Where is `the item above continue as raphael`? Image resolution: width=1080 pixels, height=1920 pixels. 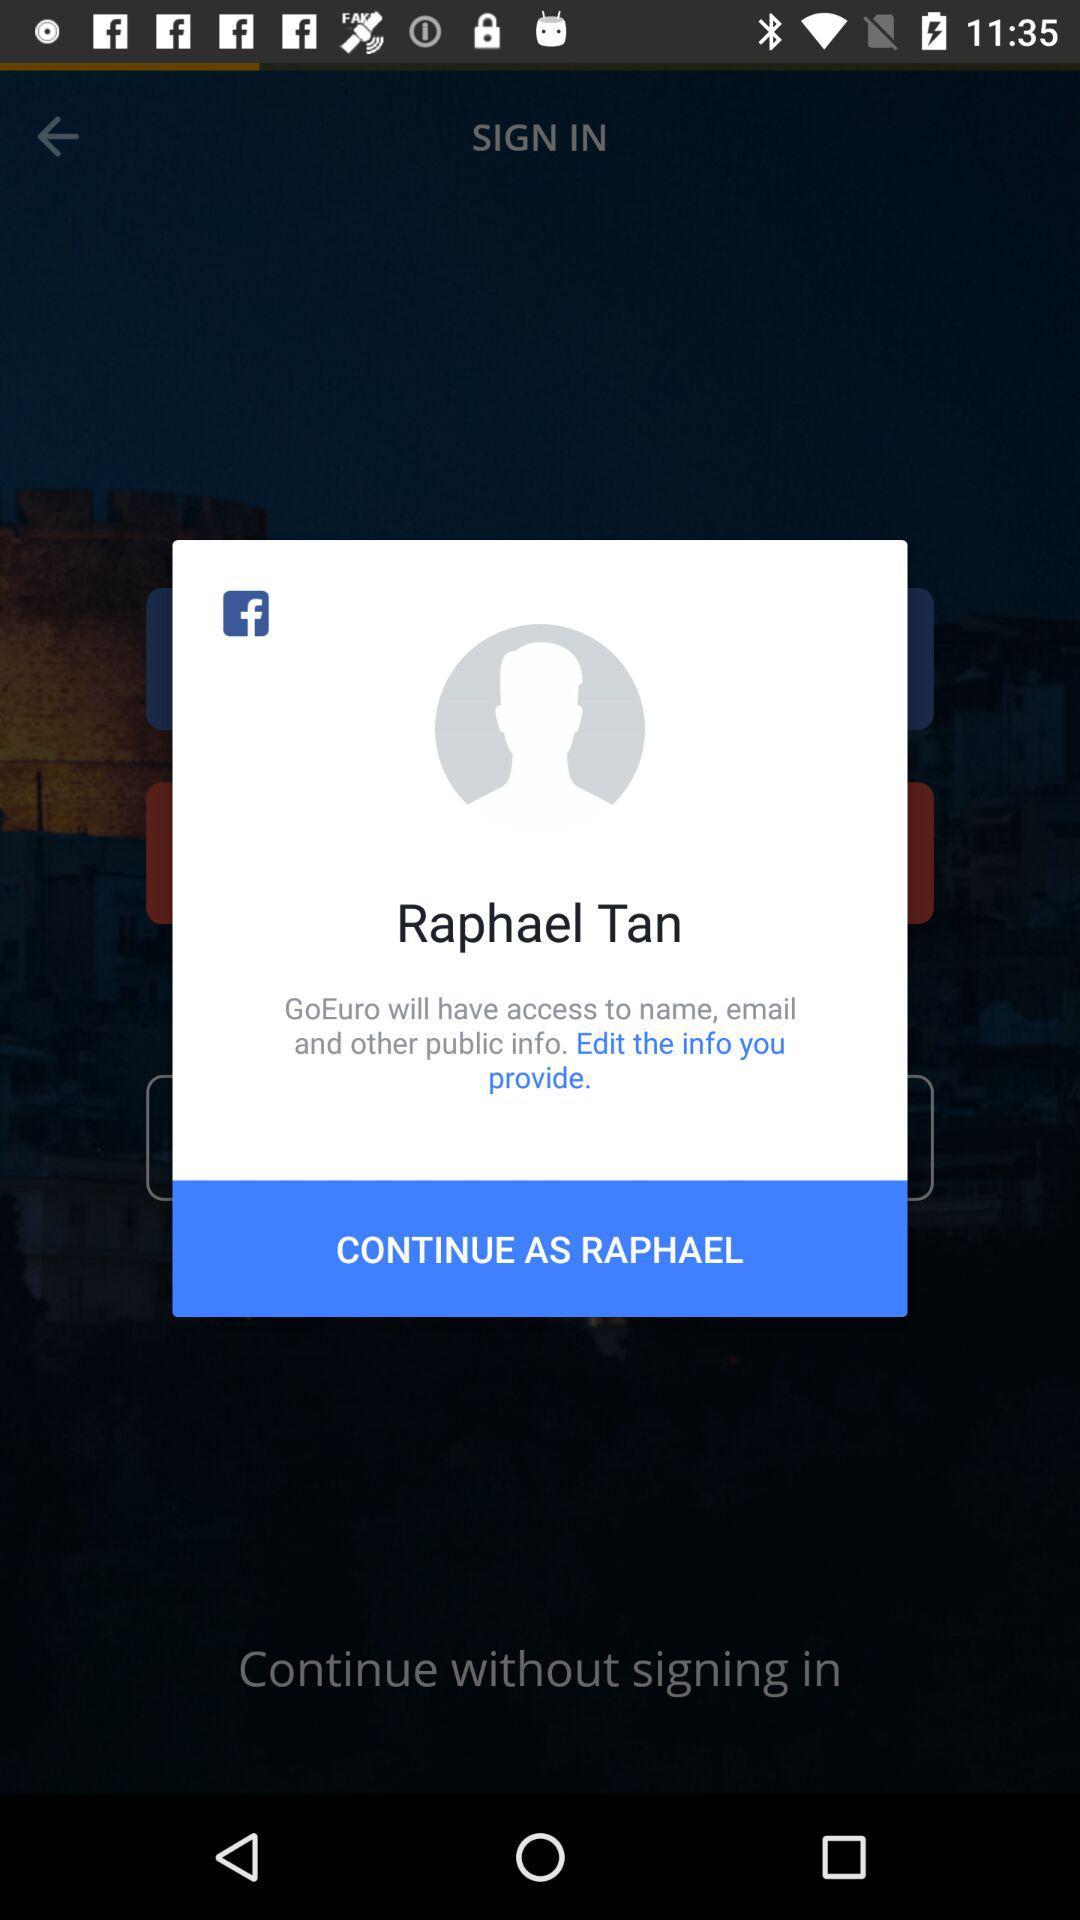 the item above continue as raphael is located at coordinates (540, 1041).